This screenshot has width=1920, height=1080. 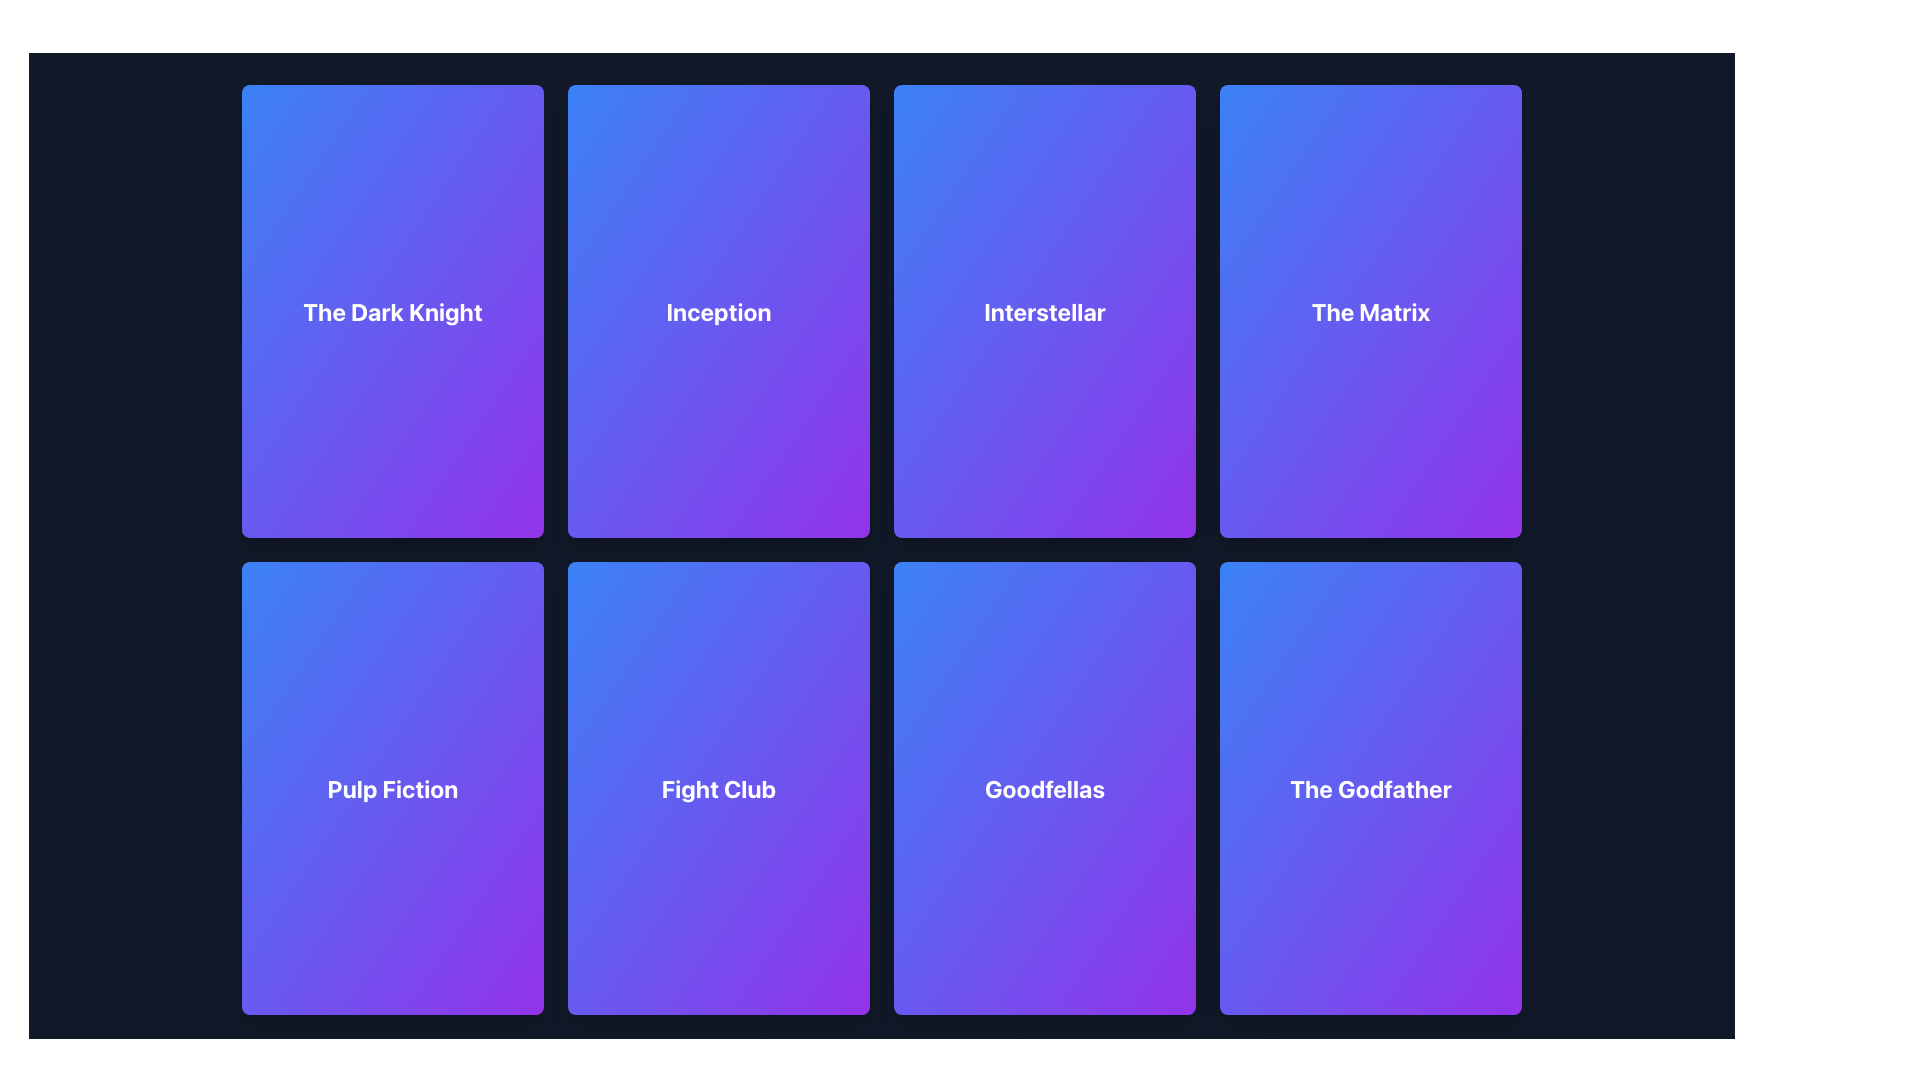 I want to click on the movie title label in the fourth card of the top row in the movie grid, which indicates the title of a movie, so click(x=1370, y=311).